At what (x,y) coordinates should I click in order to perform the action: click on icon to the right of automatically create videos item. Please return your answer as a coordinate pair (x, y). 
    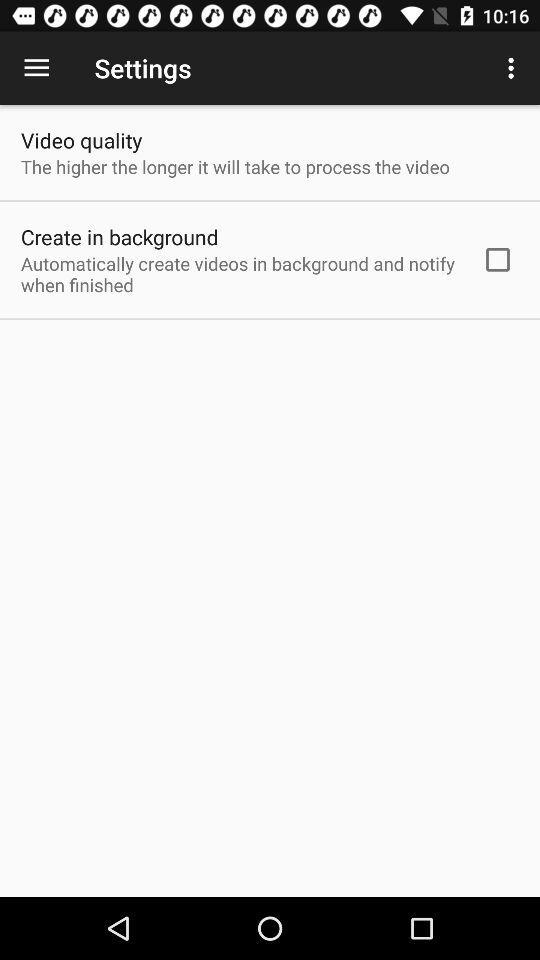
    Looking at the image, I should click on (496, 258).